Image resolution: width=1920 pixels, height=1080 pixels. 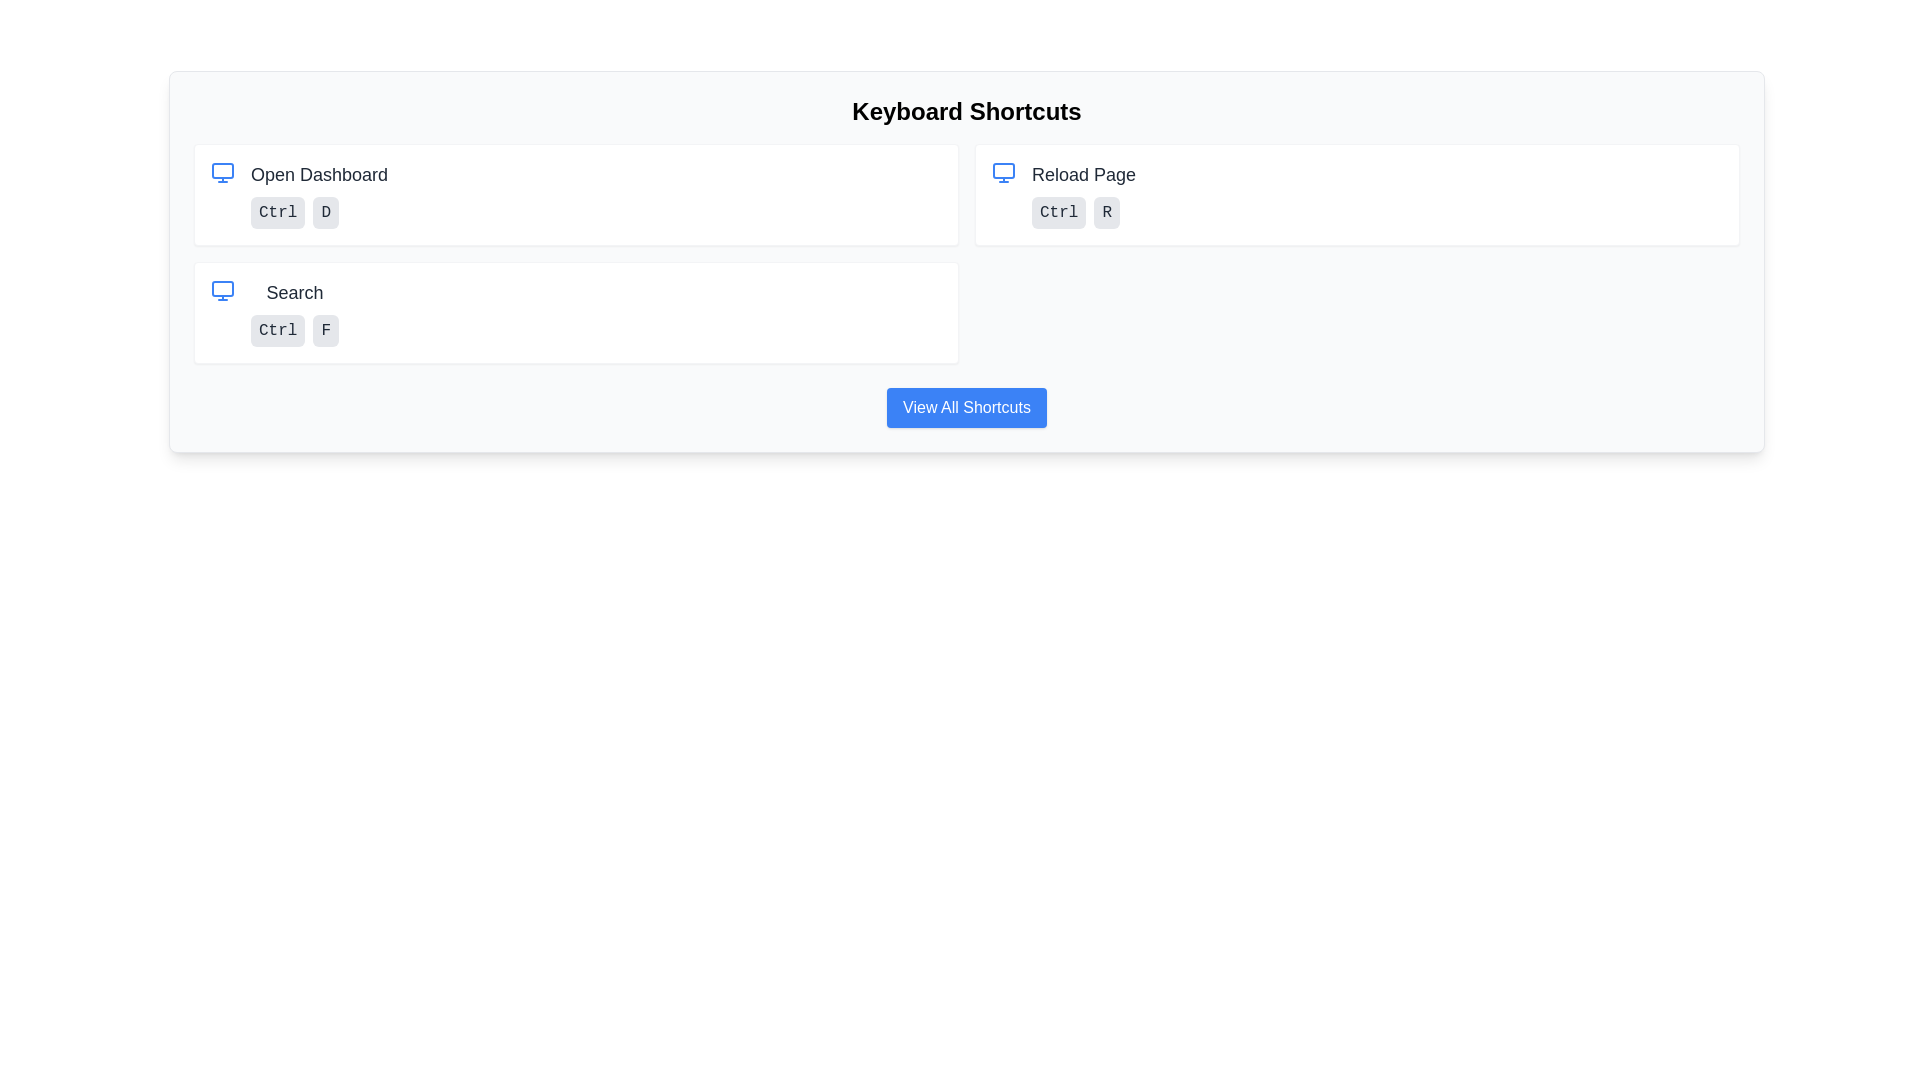 What do you see at coordinates (277, 330) in the screenshot?
I see `the static, non-interactive text button labeled 'Ctrl' located in the keyboard shortcuts panel under 'Search'` at bounding box center [277, 330].